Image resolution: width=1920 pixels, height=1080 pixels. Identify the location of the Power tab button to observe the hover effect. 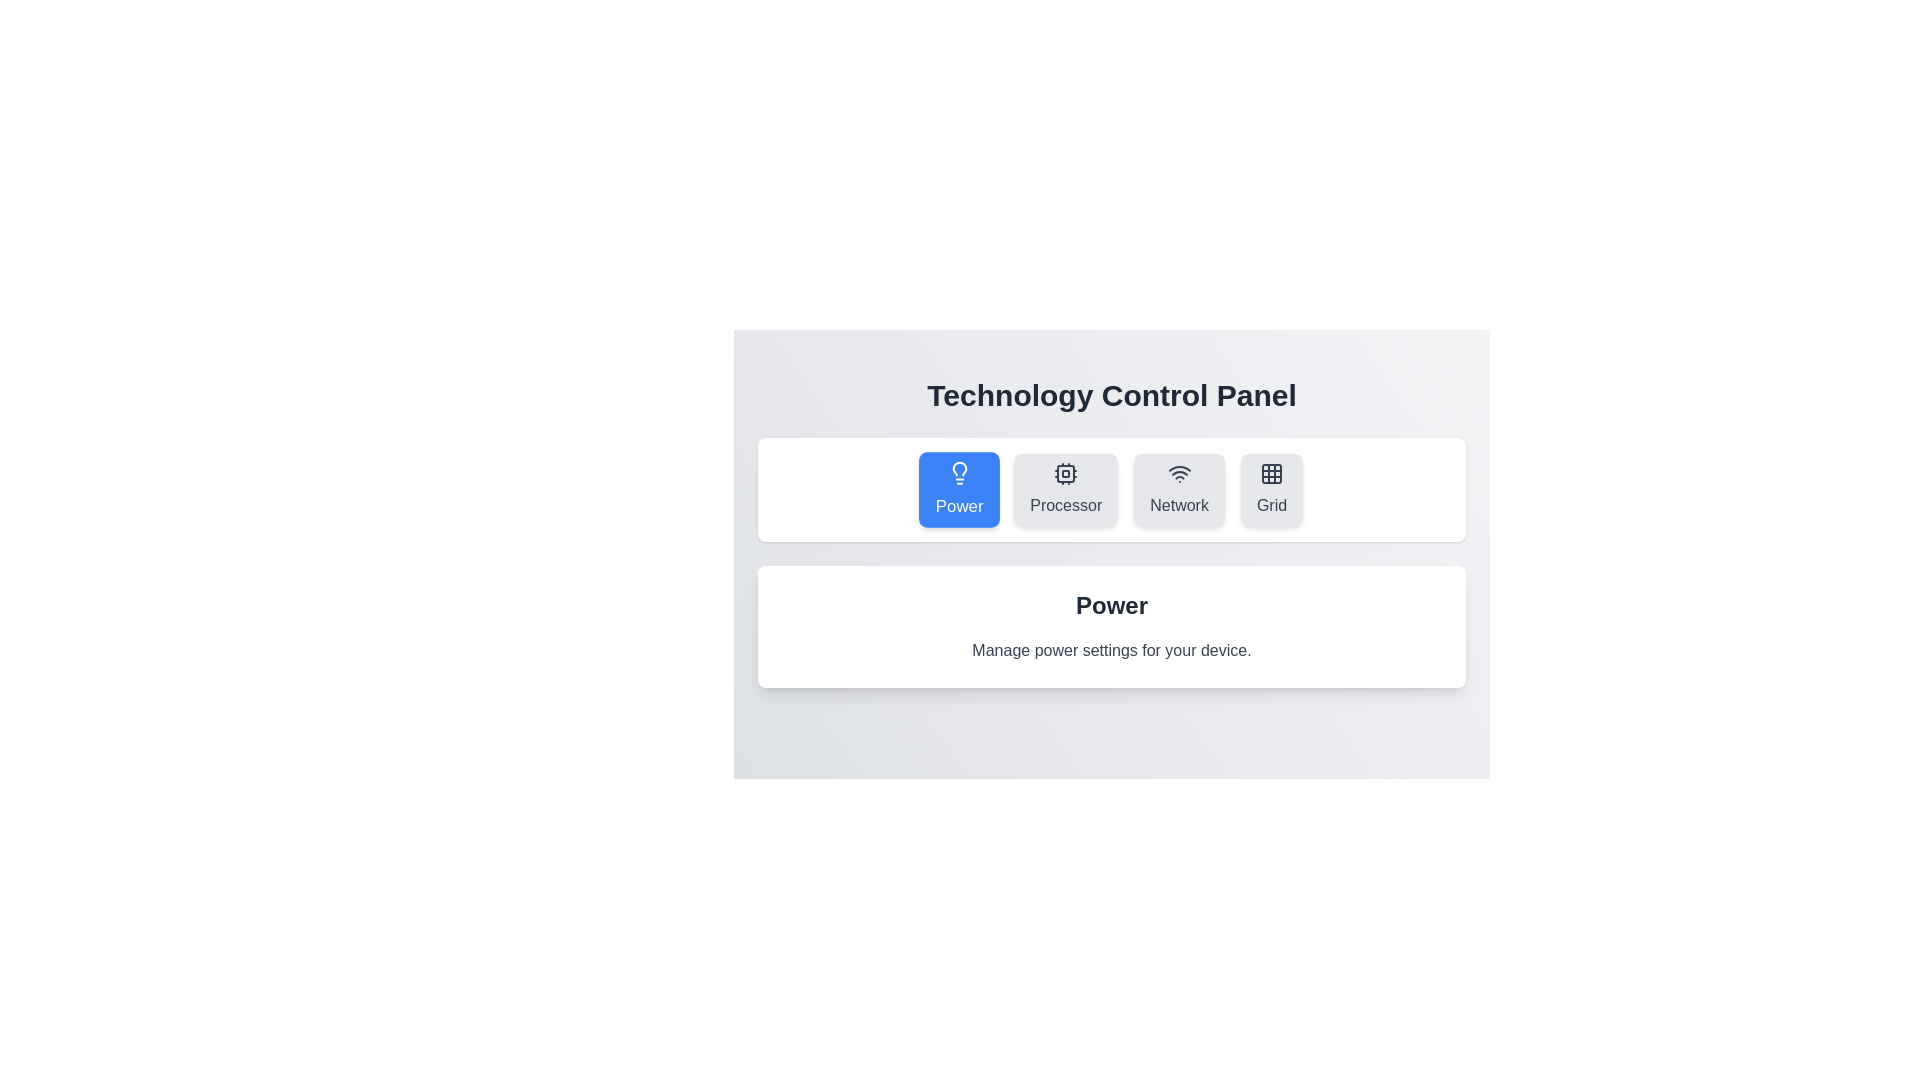
(958, 489).